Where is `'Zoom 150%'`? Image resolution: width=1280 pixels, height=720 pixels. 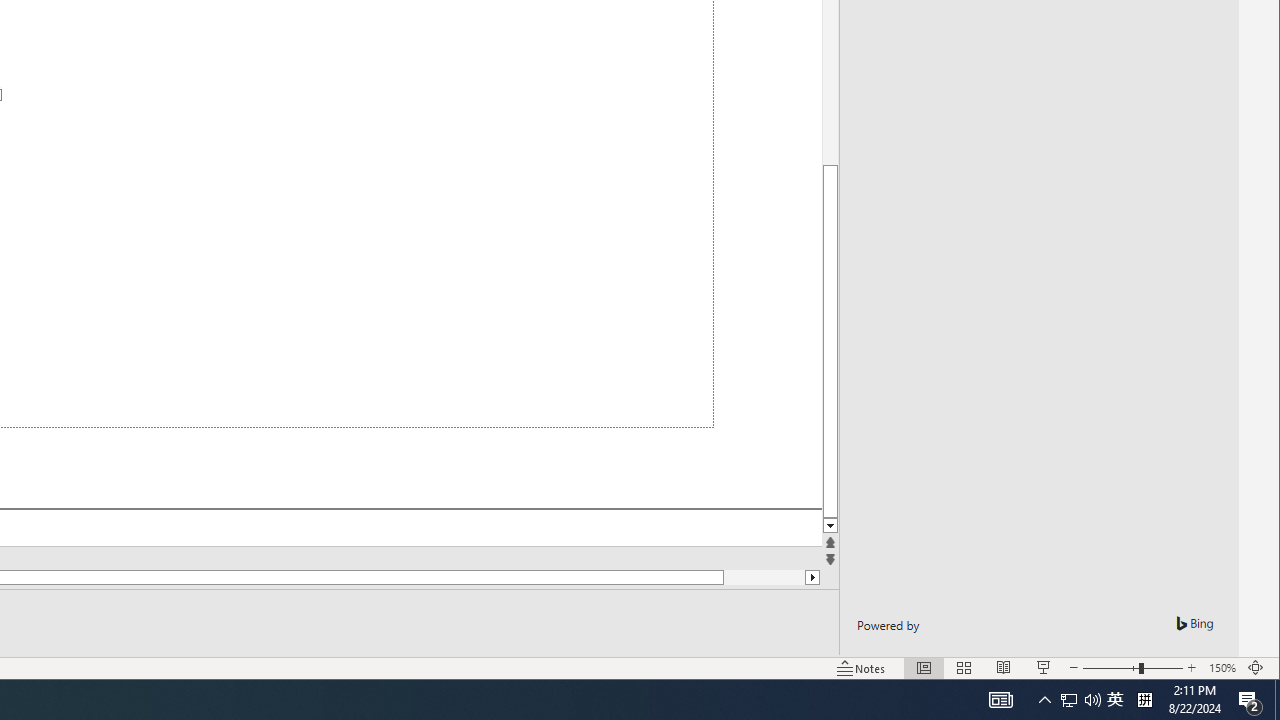
'Zoom 150%' is located at coordinates (1221, 668).